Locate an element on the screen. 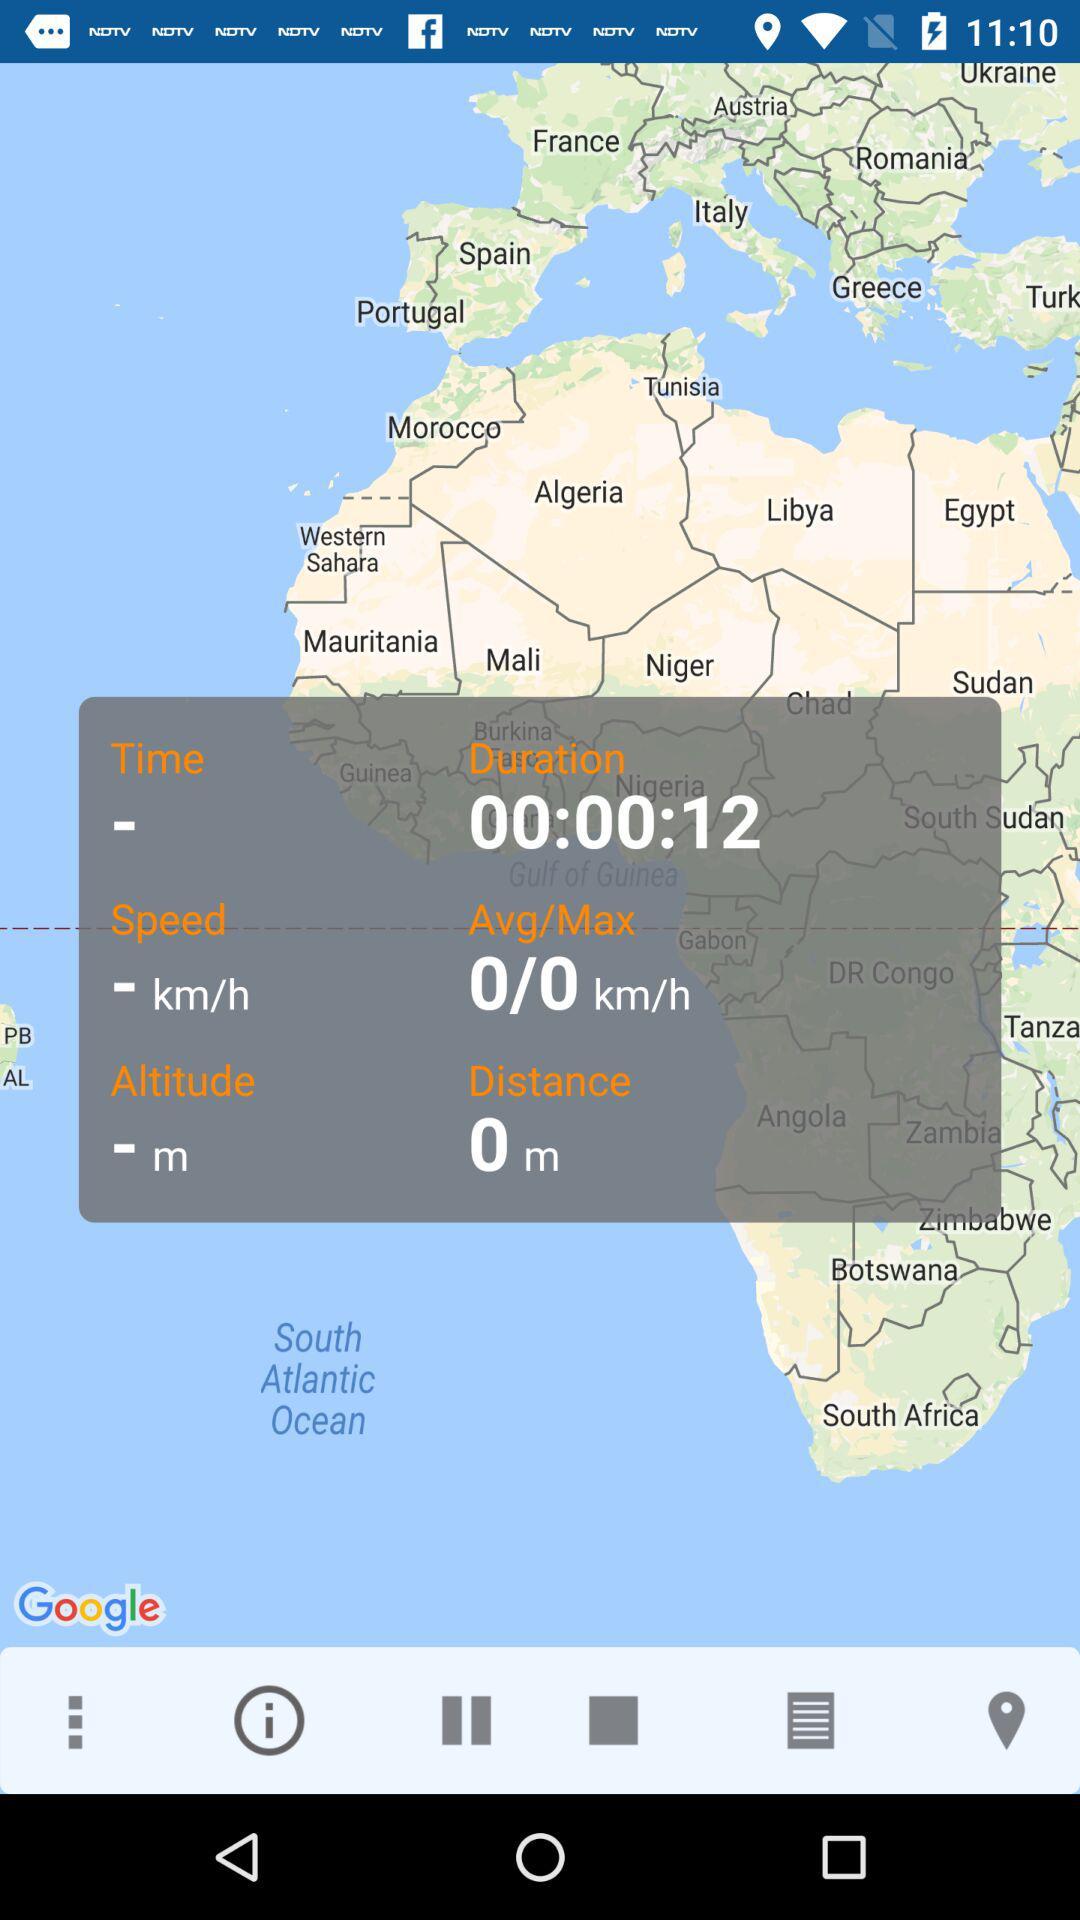  the icon below distance is located at coordinates (1006, 1719).